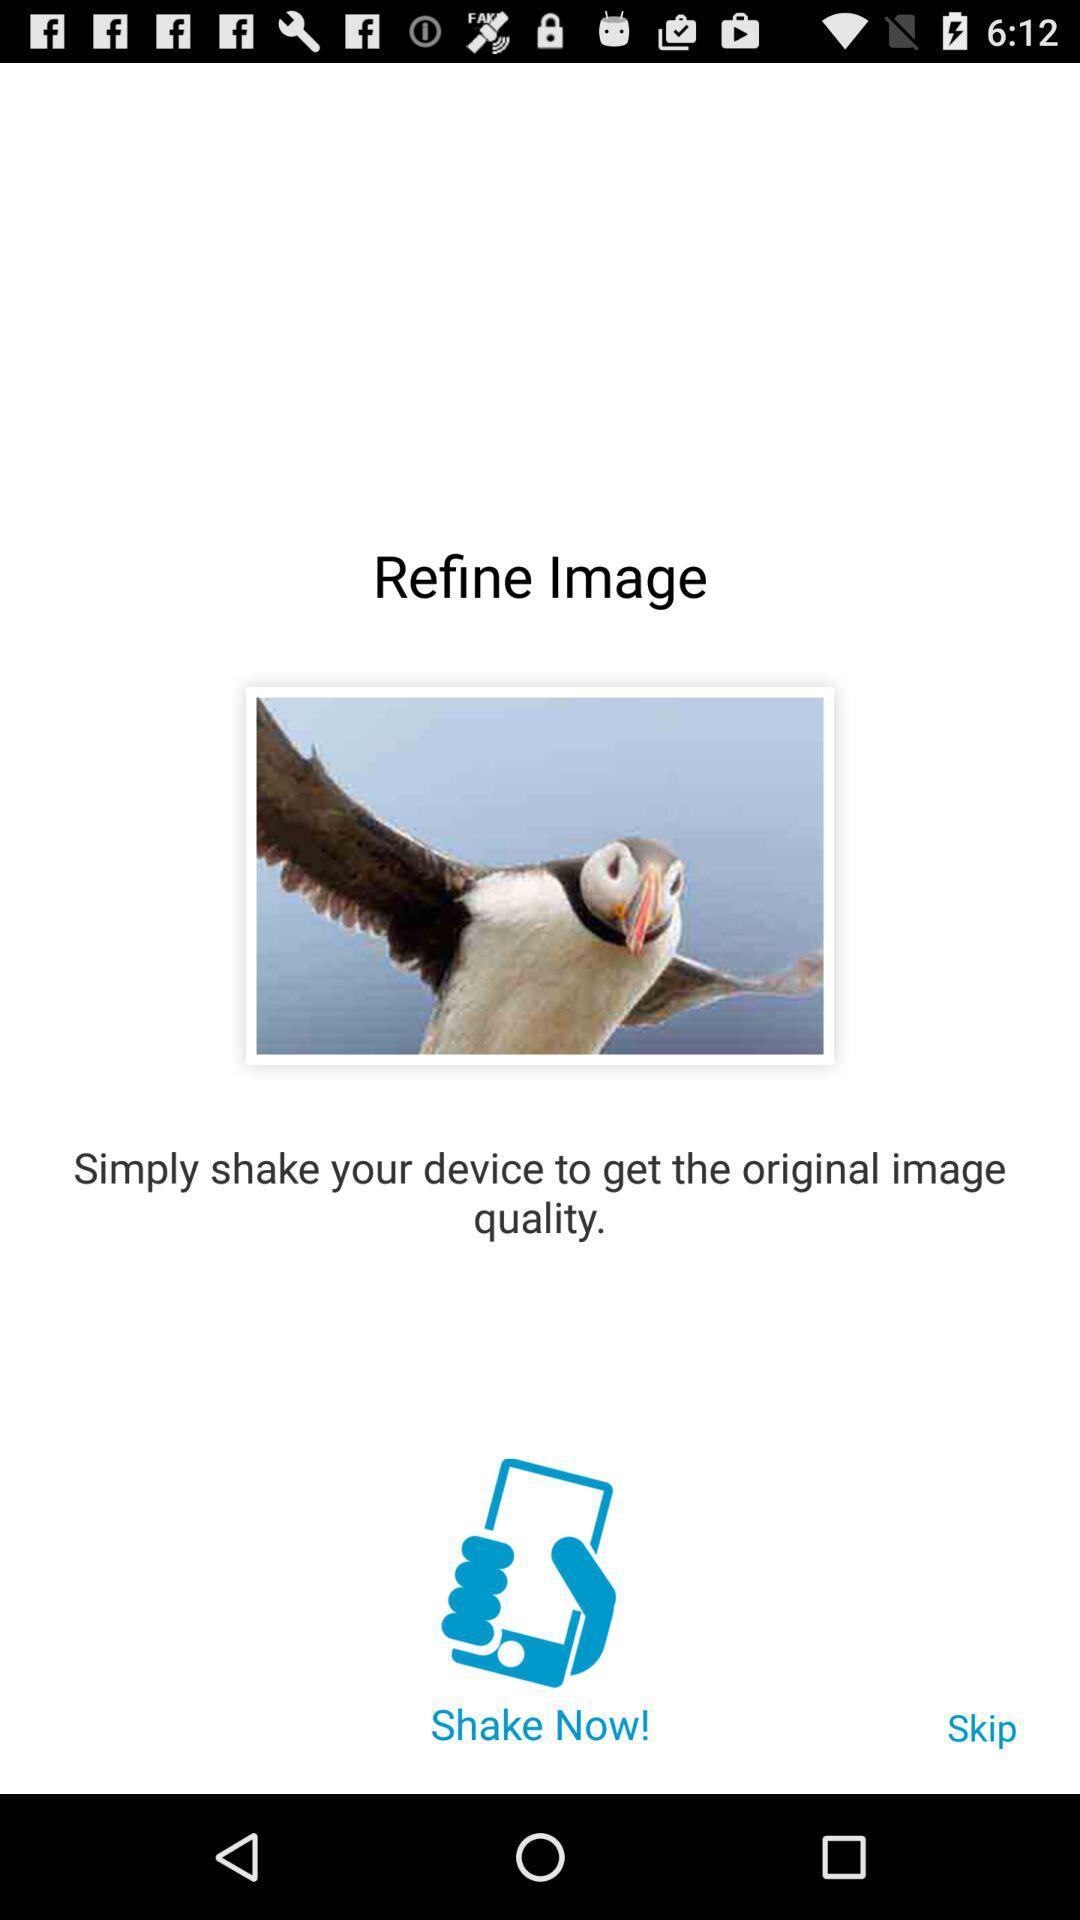  Describe the element at coordinates (538, 1575) in the screenshot. I see `item below the simply shake your app` at that location.